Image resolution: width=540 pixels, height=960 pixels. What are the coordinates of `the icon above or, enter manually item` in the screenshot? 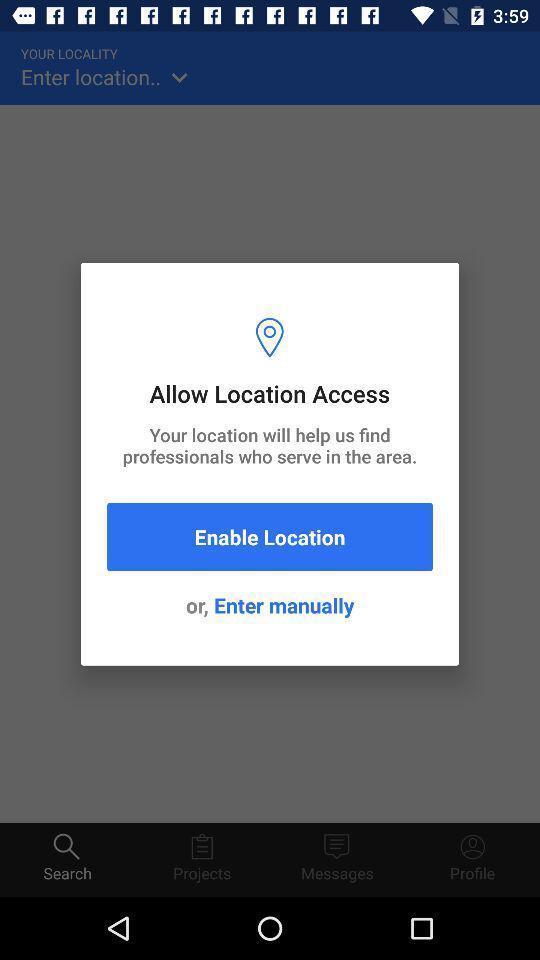 It's located at (270, 536).